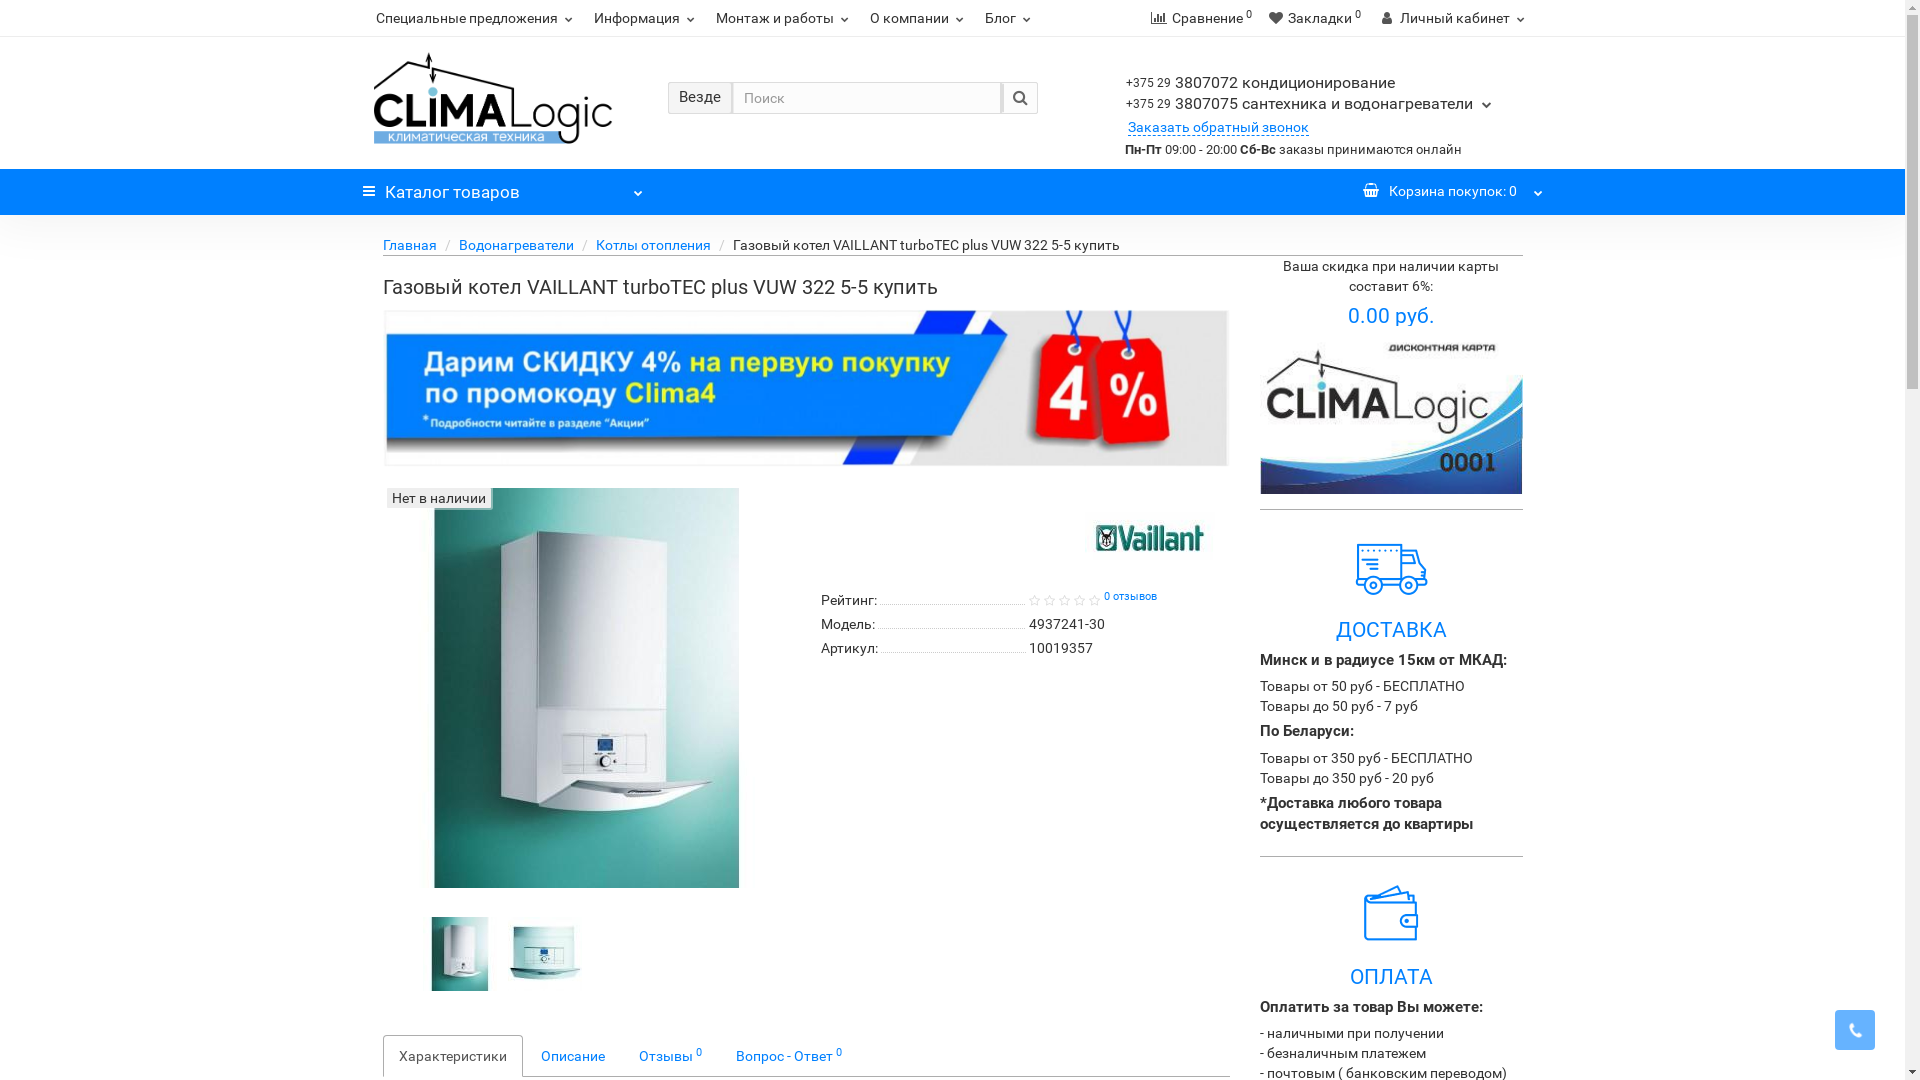 Image resolution: width=1920 pixels, height=1080 pixels. Describe the element at coordinates (493, 97) in the screenshot. I see `'Climalogic.by'` at that location.